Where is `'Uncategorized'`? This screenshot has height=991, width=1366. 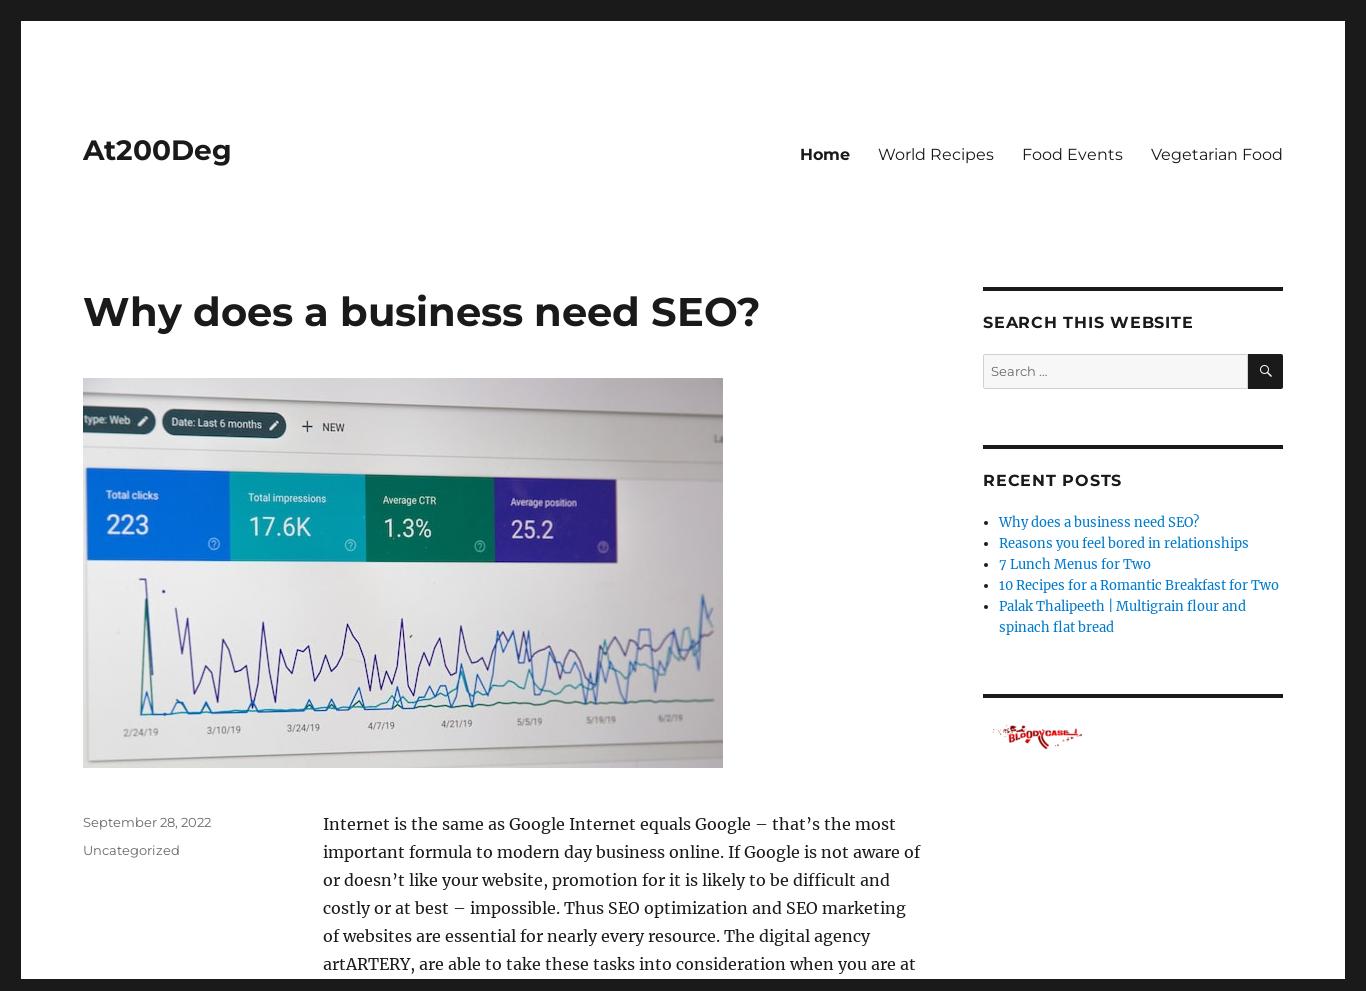 'Uncategorized' is located at coordinates (130, 848).